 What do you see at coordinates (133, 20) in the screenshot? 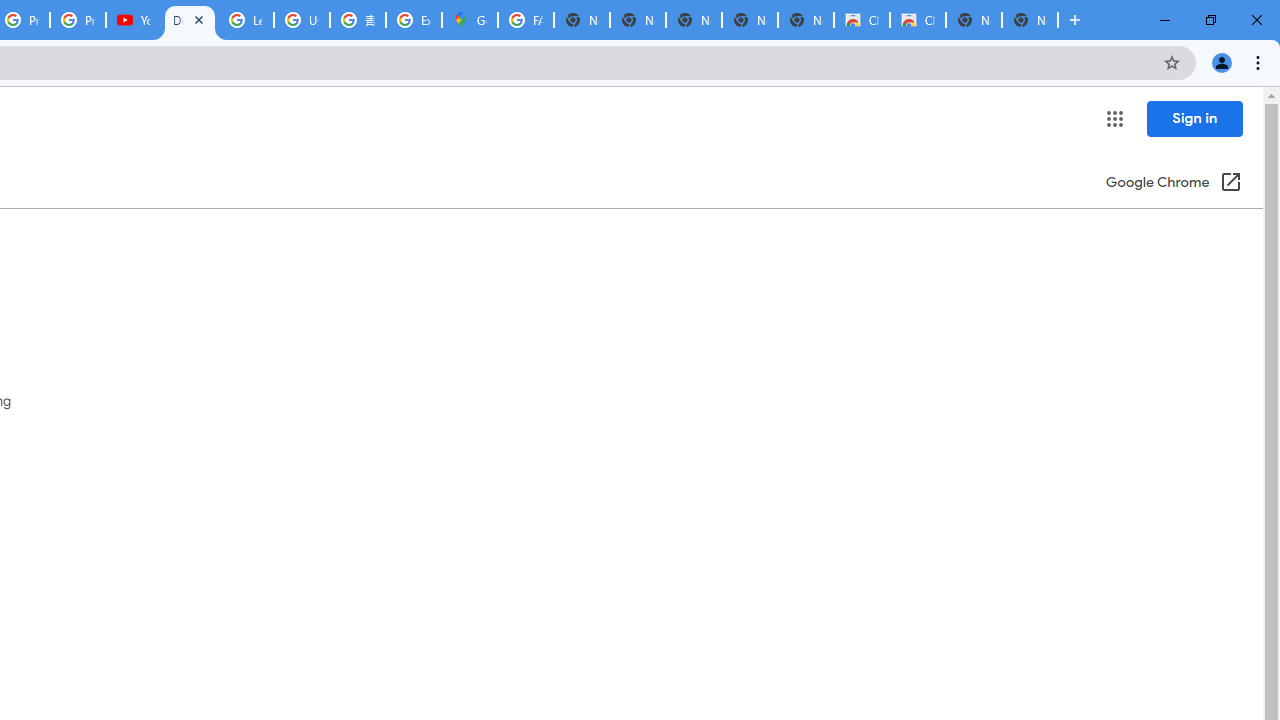
I see `'YouTube'` at bounding box center [133, 20].